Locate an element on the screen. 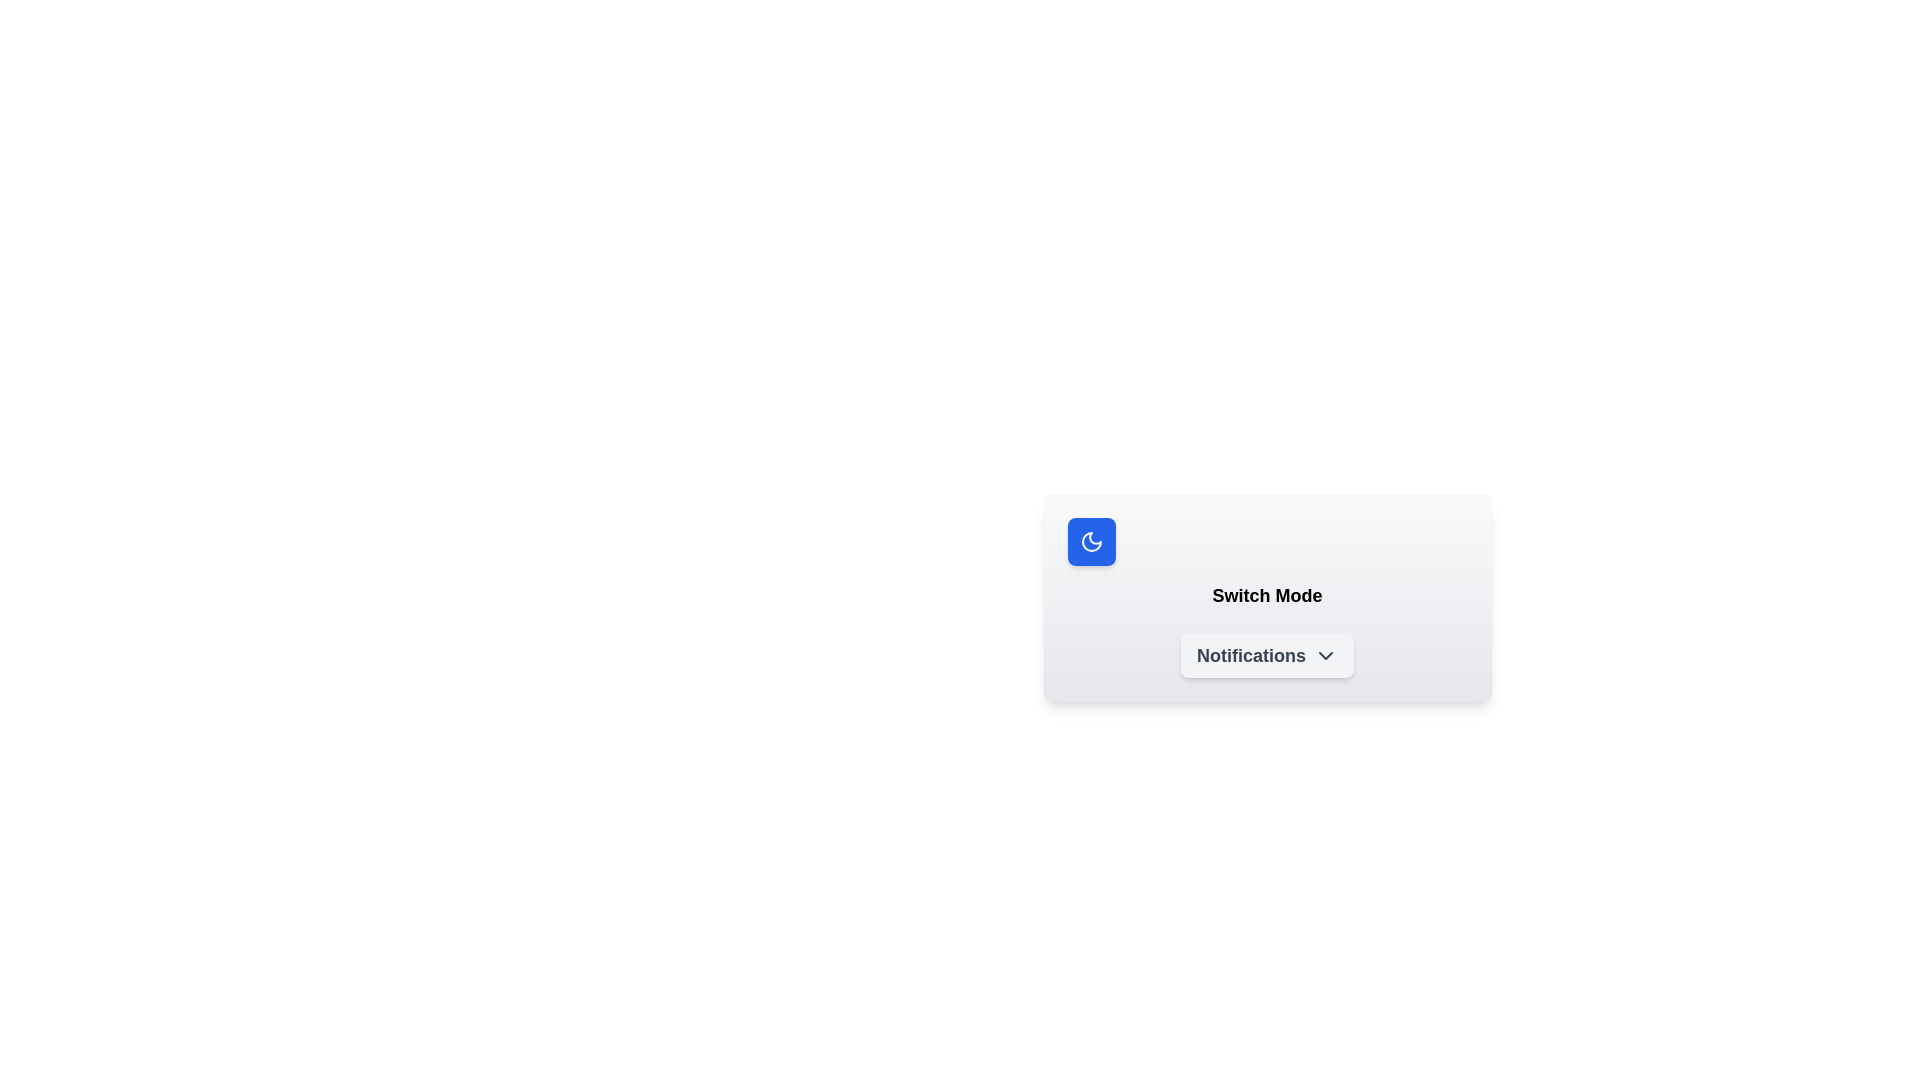 This screenshot has height=1080, width=1920. the static text label 'Switch Mode' that is centrally aligned and positioned below a rounded blue moon icon and above the 'Notifications' button is located at coordinates (1266, 595).